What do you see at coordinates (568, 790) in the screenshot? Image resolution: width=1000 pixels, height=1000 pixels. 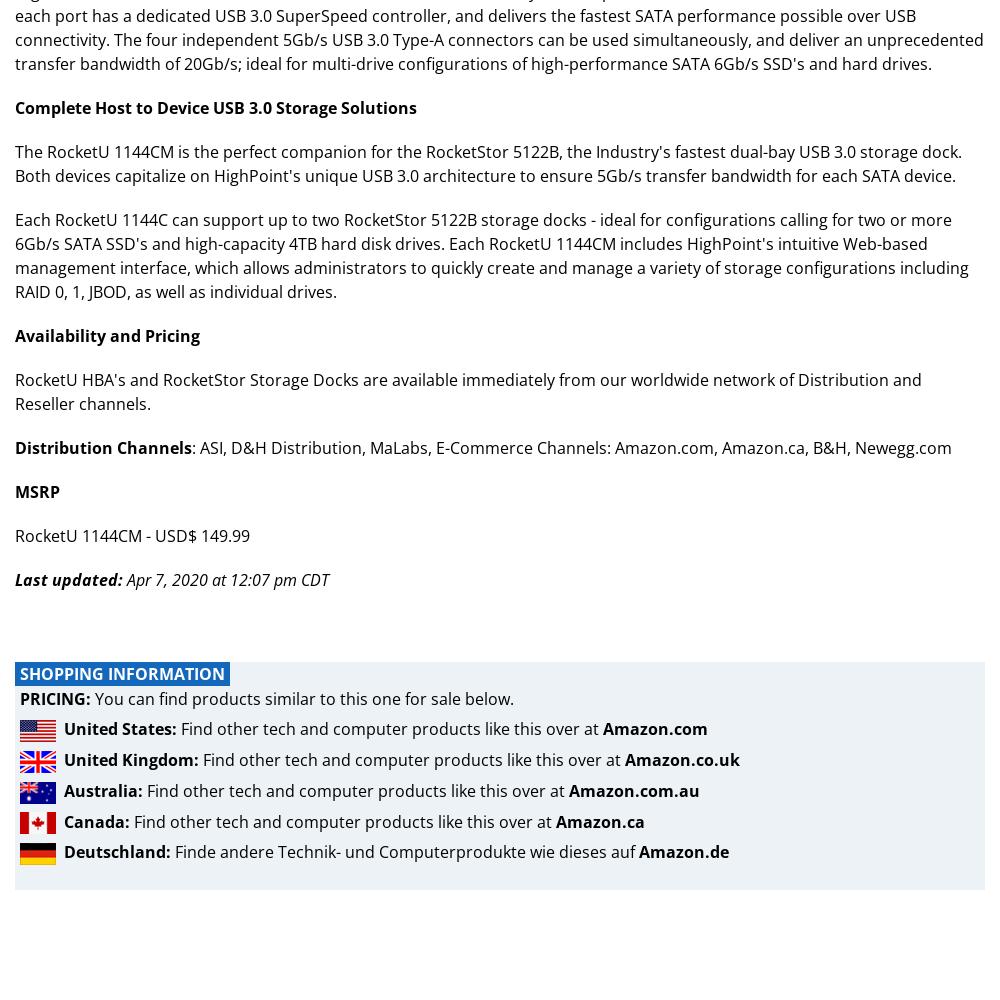 I see `'Amazon.com.au'` at bounding box center [568, 790].